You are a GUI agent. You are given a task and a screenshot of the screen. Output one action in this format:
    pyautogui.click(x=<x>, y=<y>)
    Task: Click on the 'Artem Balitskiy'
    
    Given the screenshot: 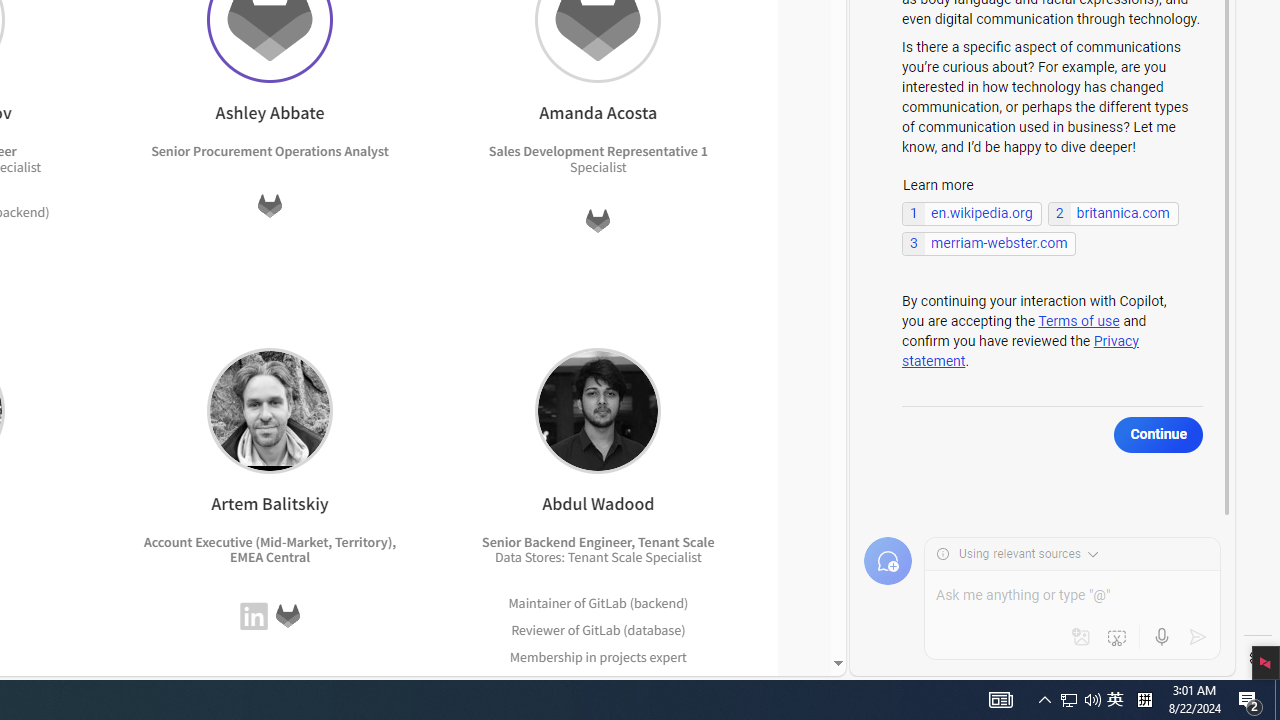 What is the action you would take?
    pyautogui.click(x=268, y=409)
    